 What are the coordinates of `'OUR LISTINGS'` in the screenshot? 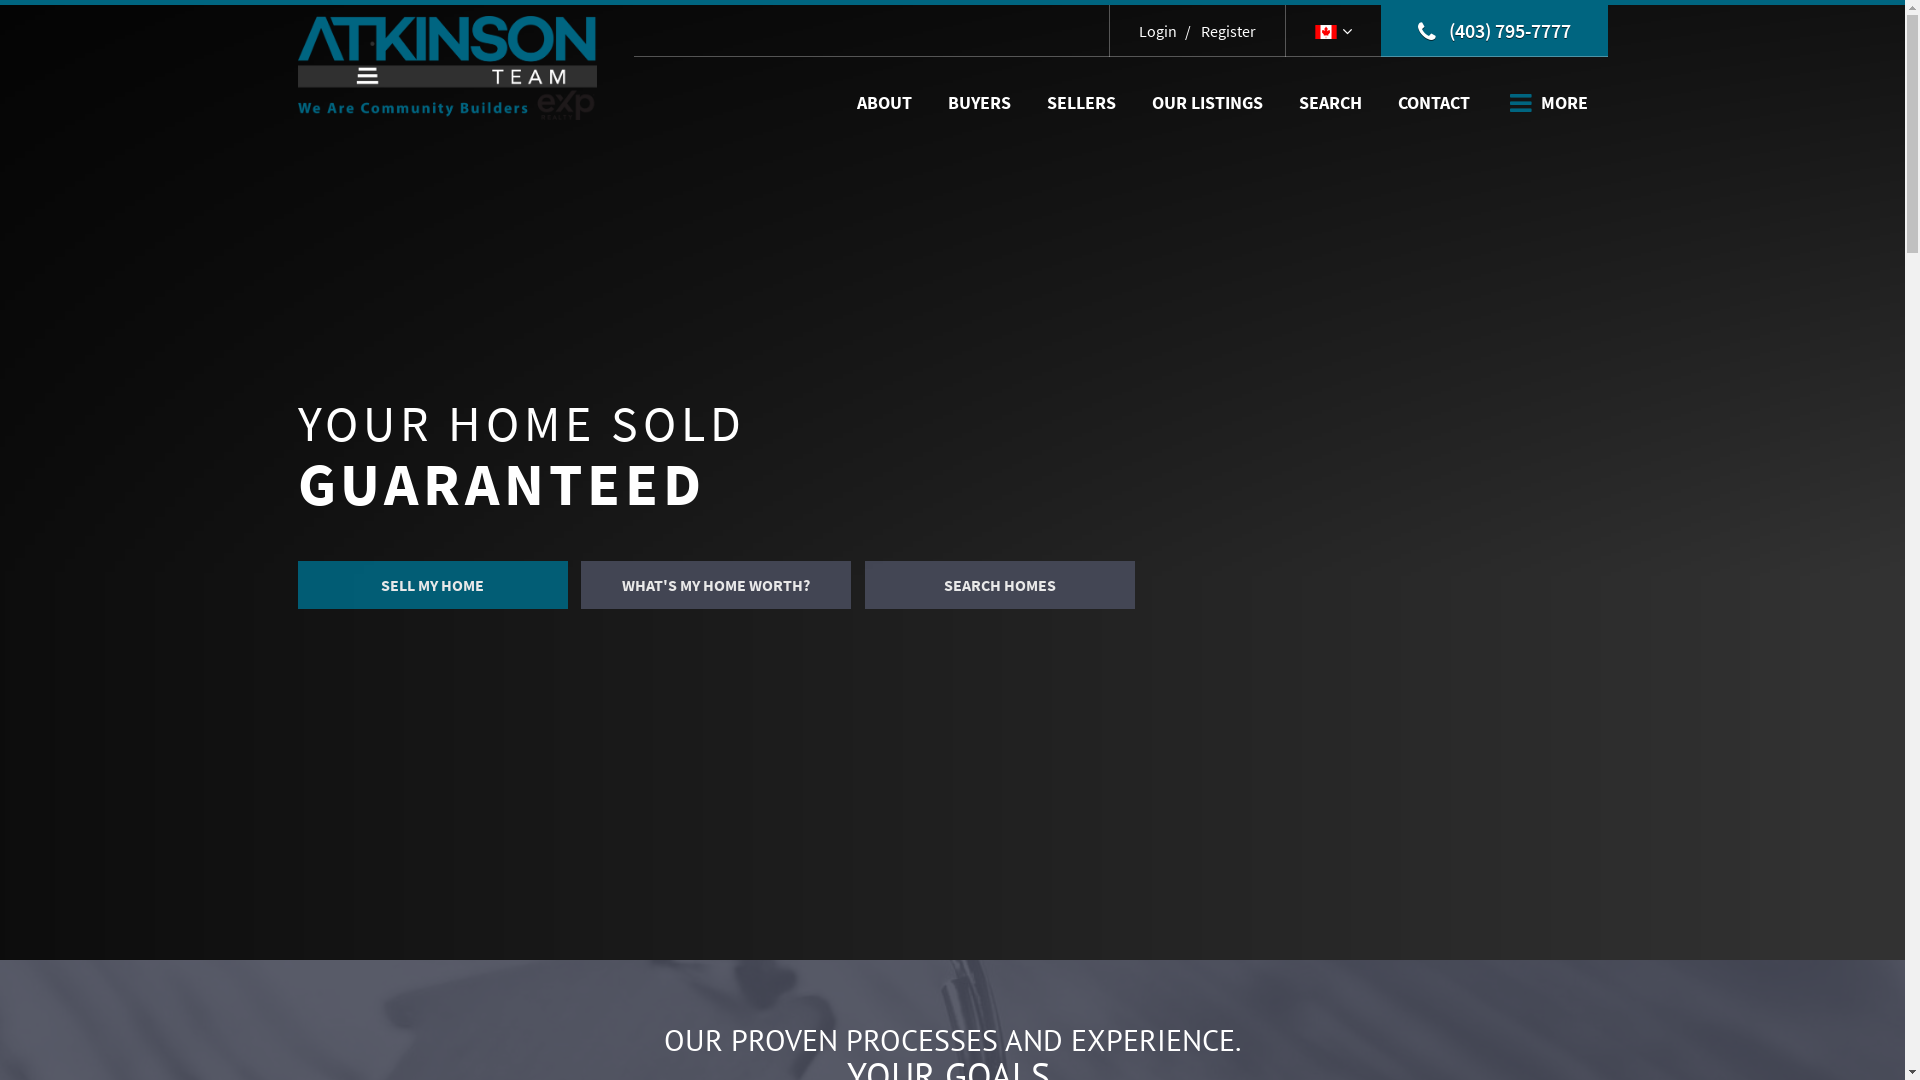 It's located at (1132, 103).